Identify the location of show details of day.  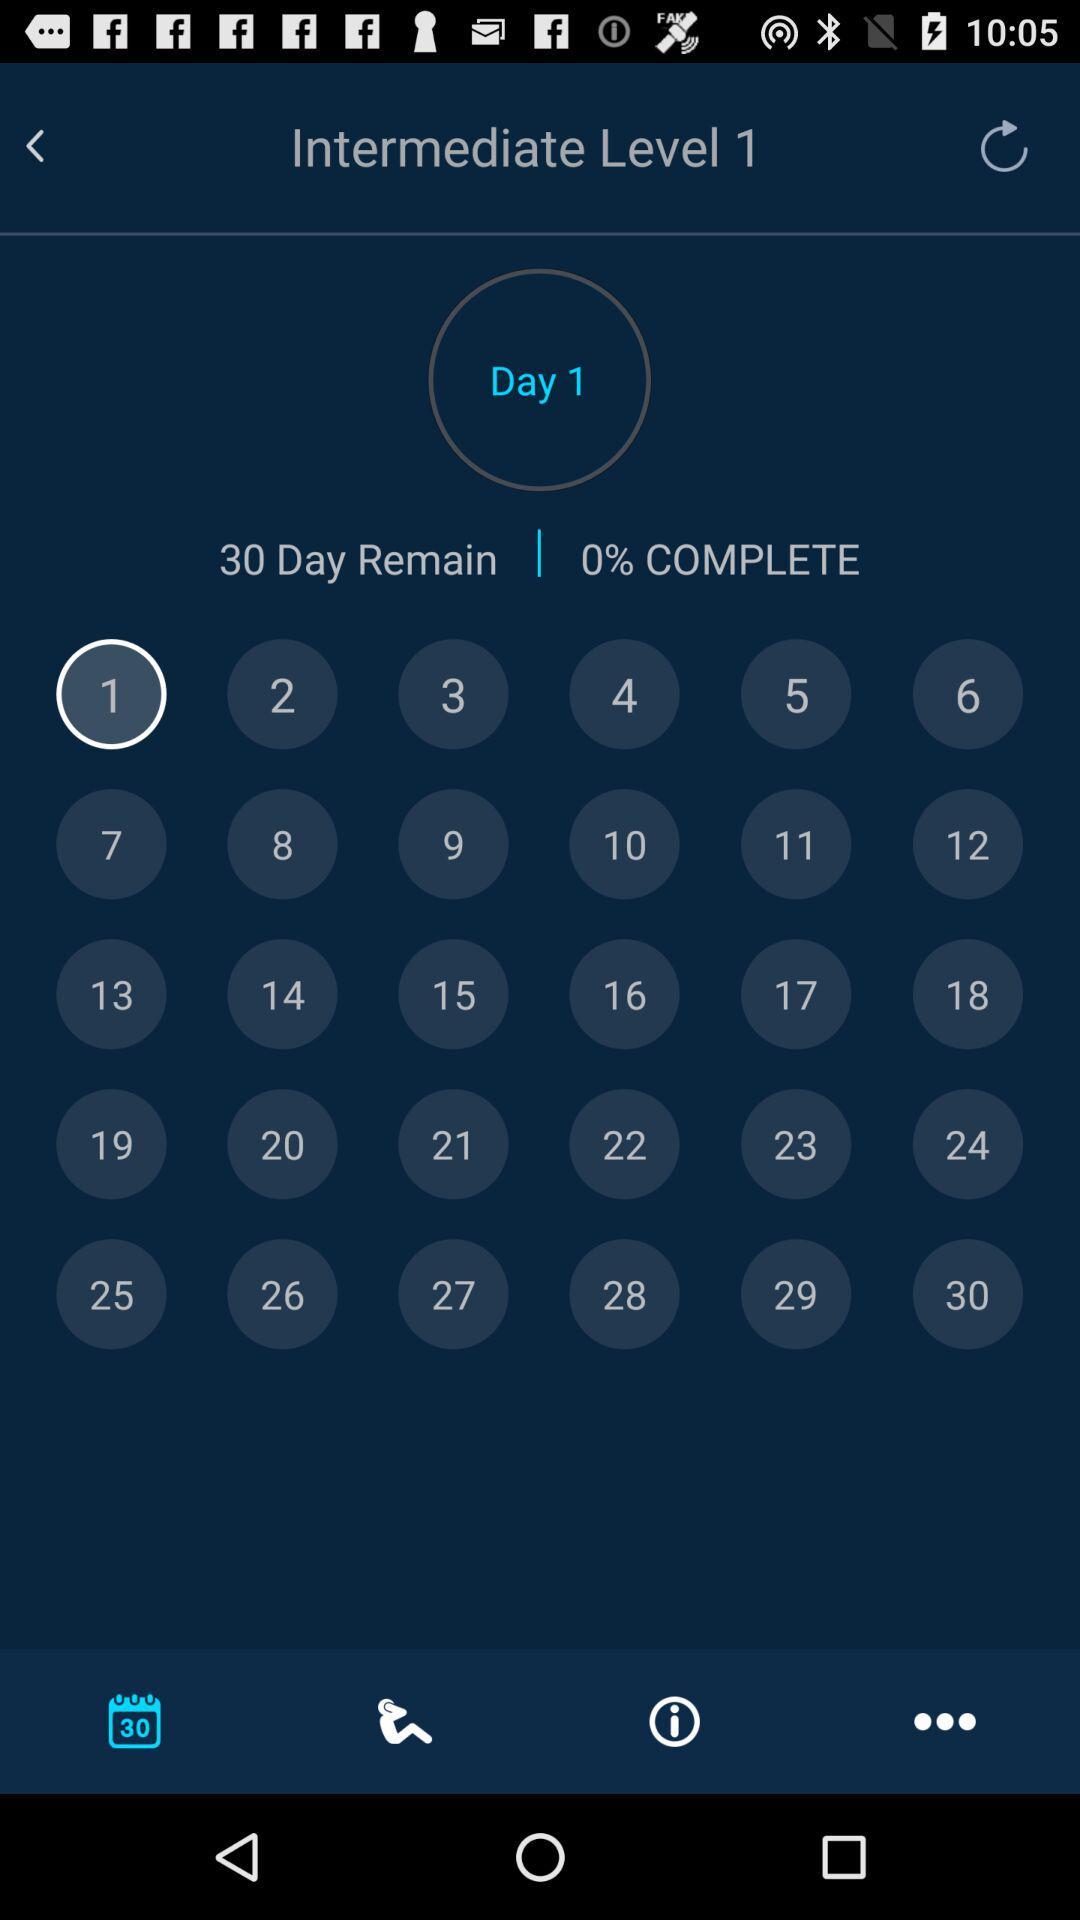
(795, 694).